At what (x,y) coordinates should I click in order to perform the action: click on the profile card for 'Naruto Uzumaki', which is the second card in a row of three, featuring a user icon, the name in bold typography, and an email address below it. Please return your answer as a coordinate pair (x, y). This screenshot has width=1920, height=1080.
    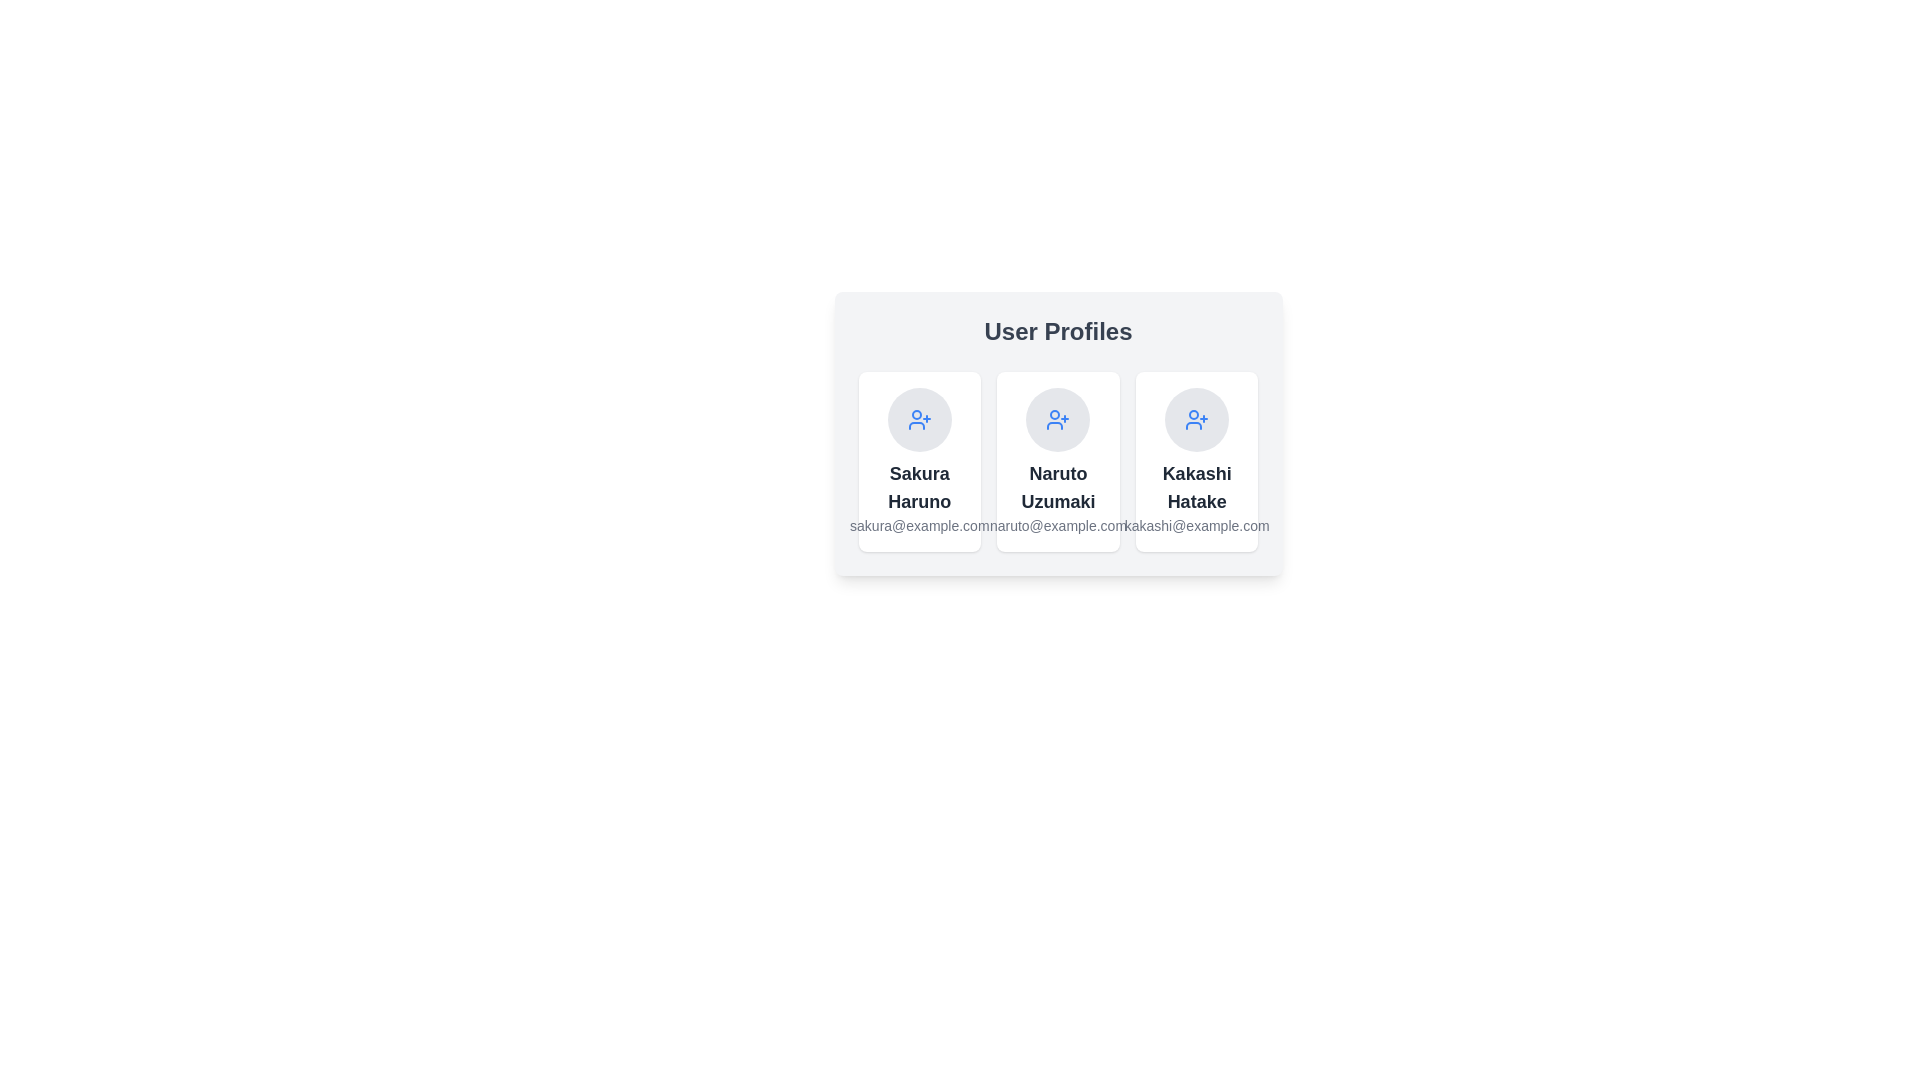
    Looking at the image, I should click on (1057, 462).